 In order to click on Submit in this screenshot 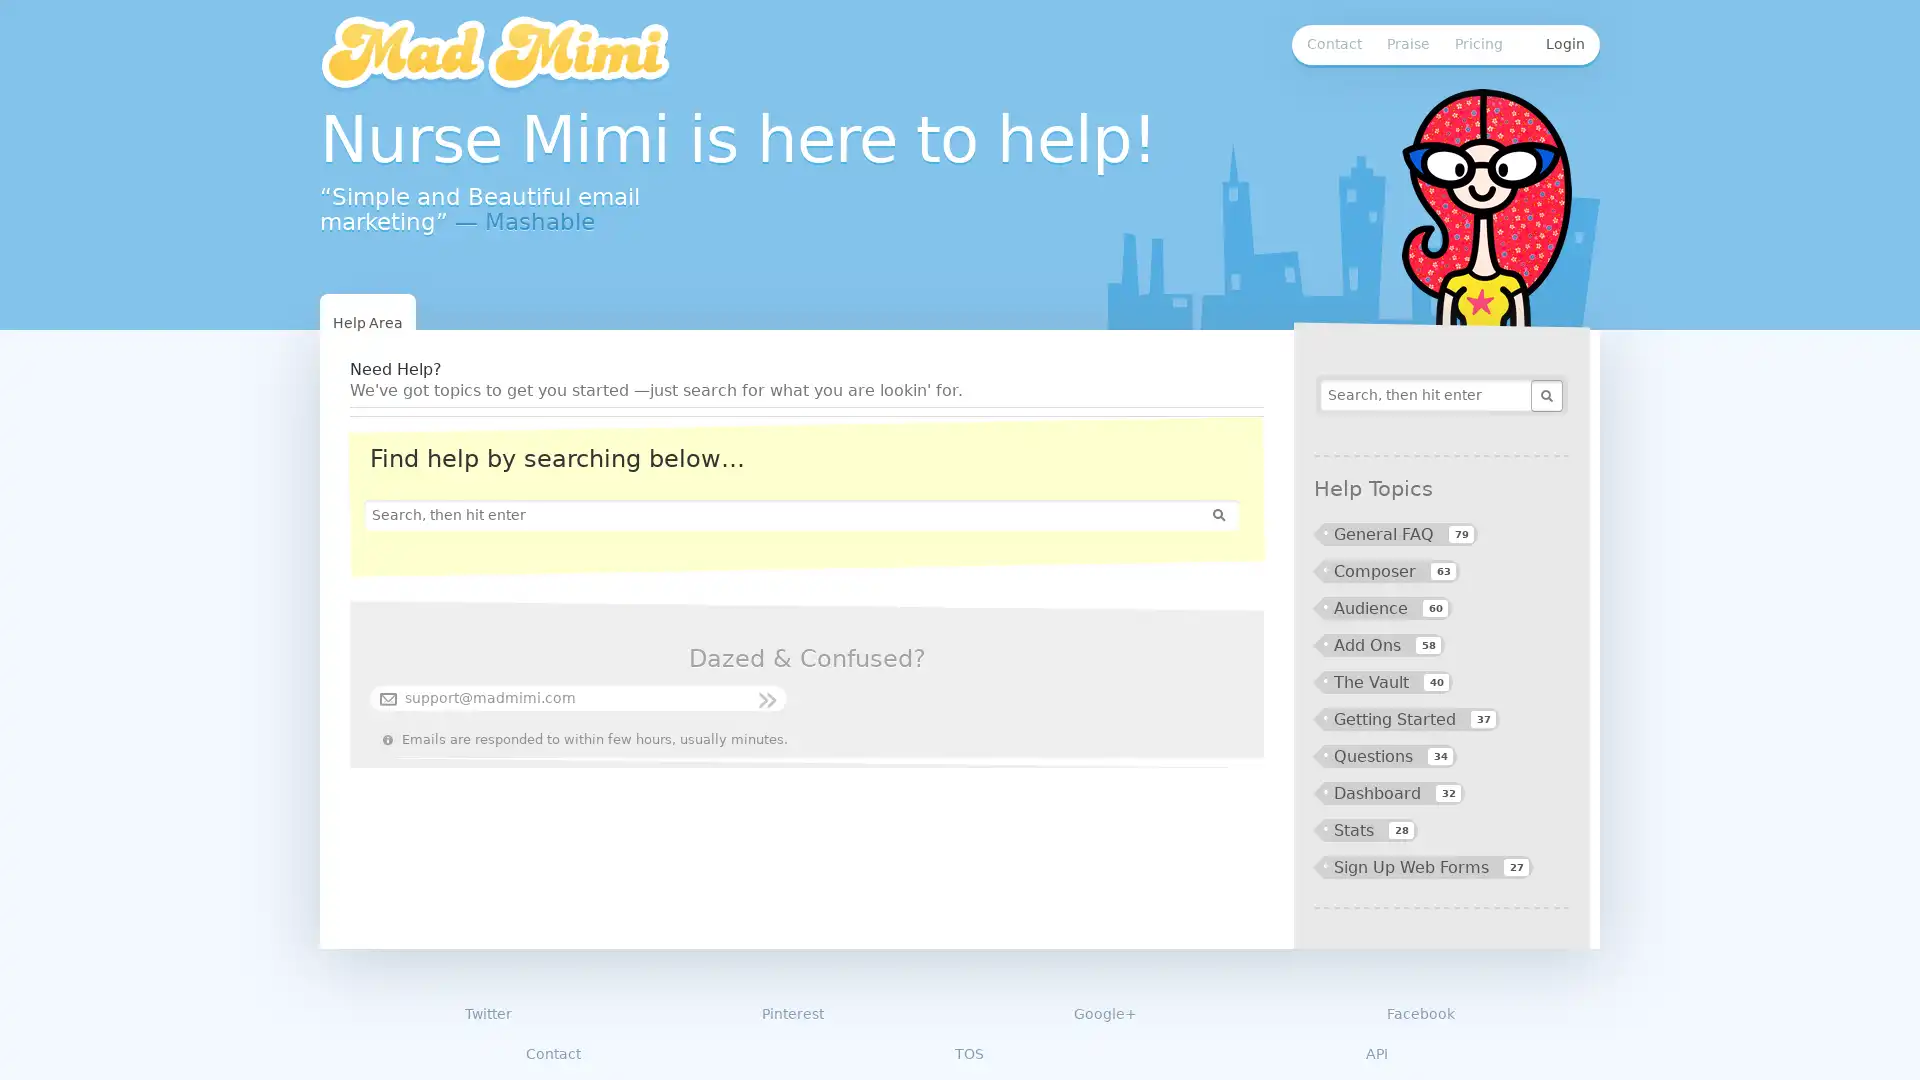, I will do `click(1544, 396)`.